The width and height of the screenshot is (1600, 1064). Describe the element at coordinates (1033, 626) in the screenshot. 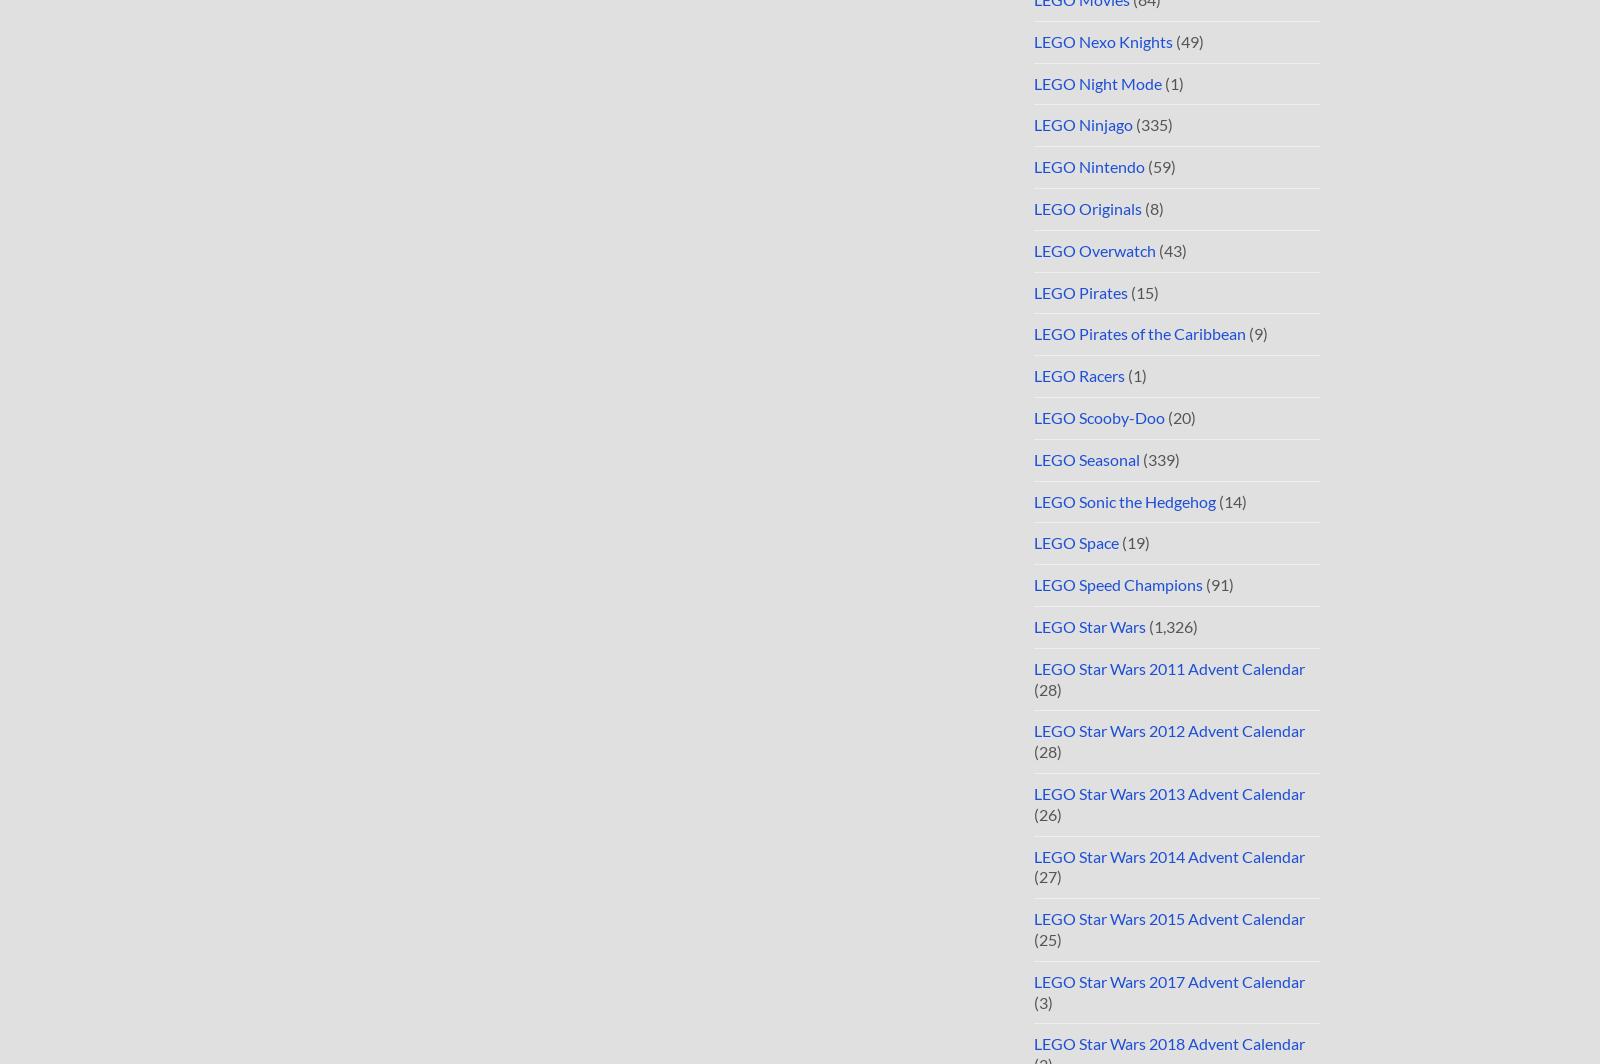

I see `'LEGO Star Wars'` at that location.